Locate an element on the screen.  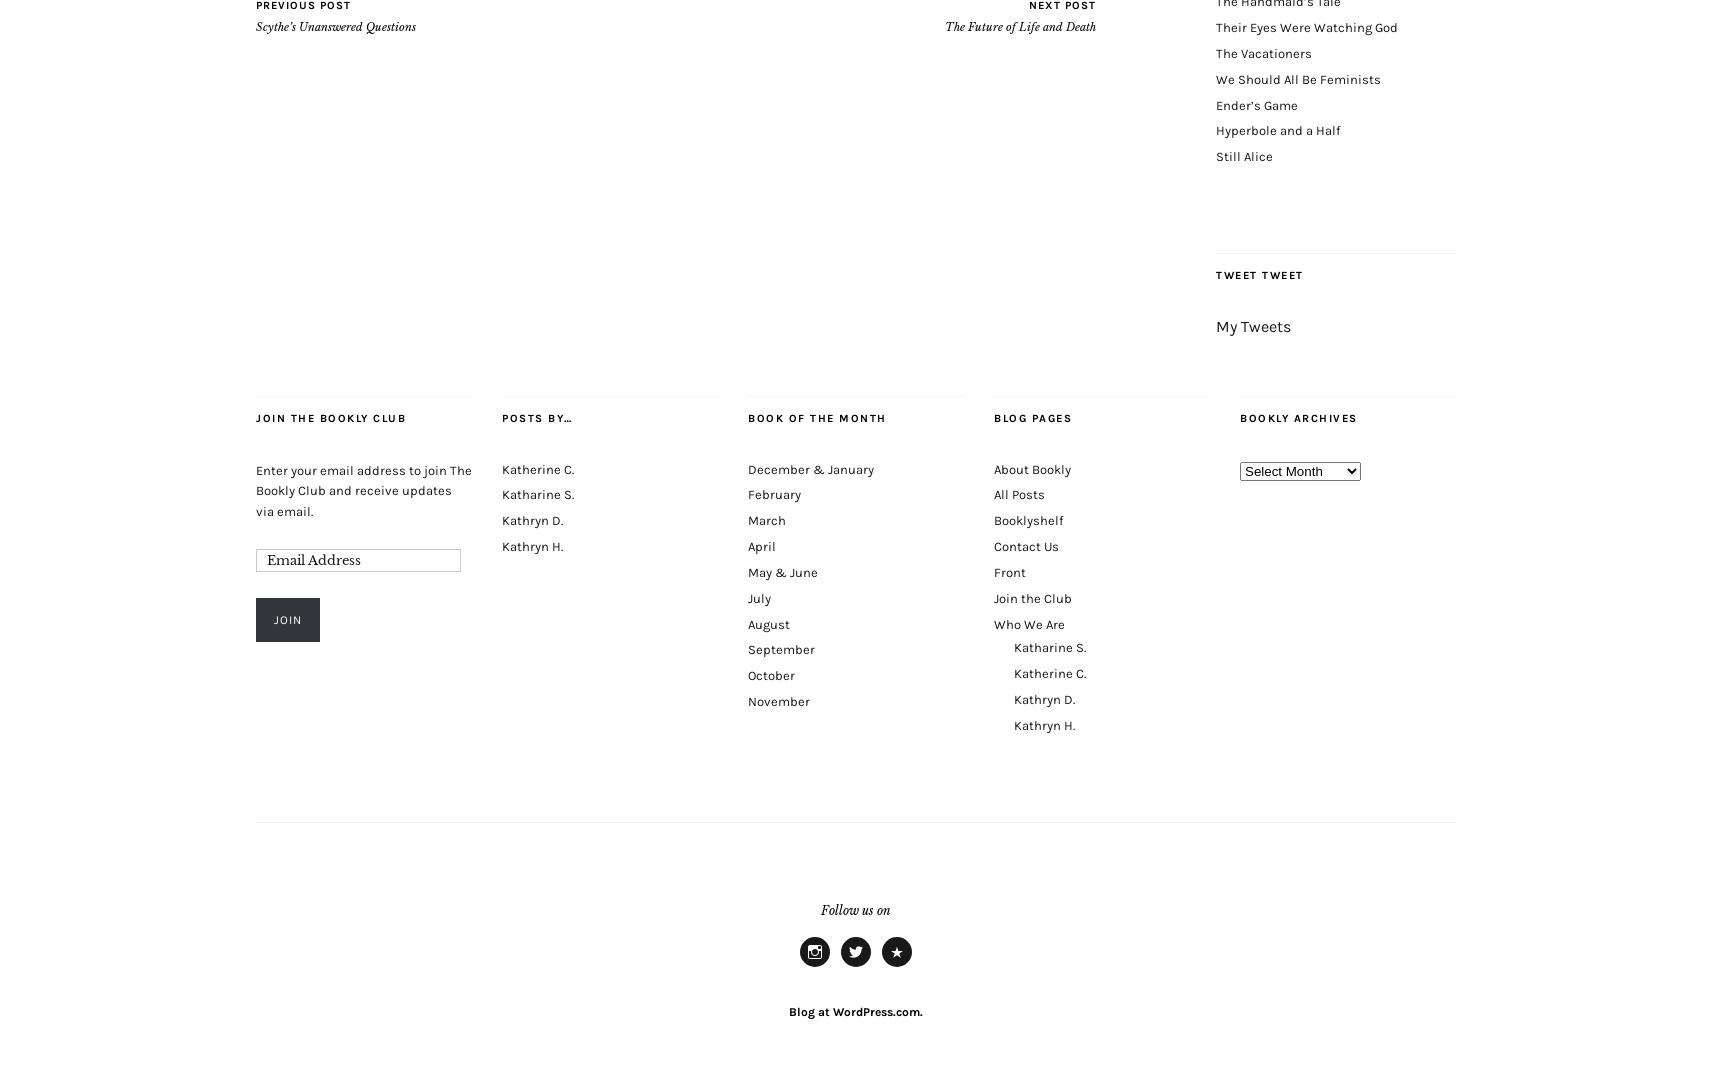
'Who We Are' is located at coordinates (1028, 622).